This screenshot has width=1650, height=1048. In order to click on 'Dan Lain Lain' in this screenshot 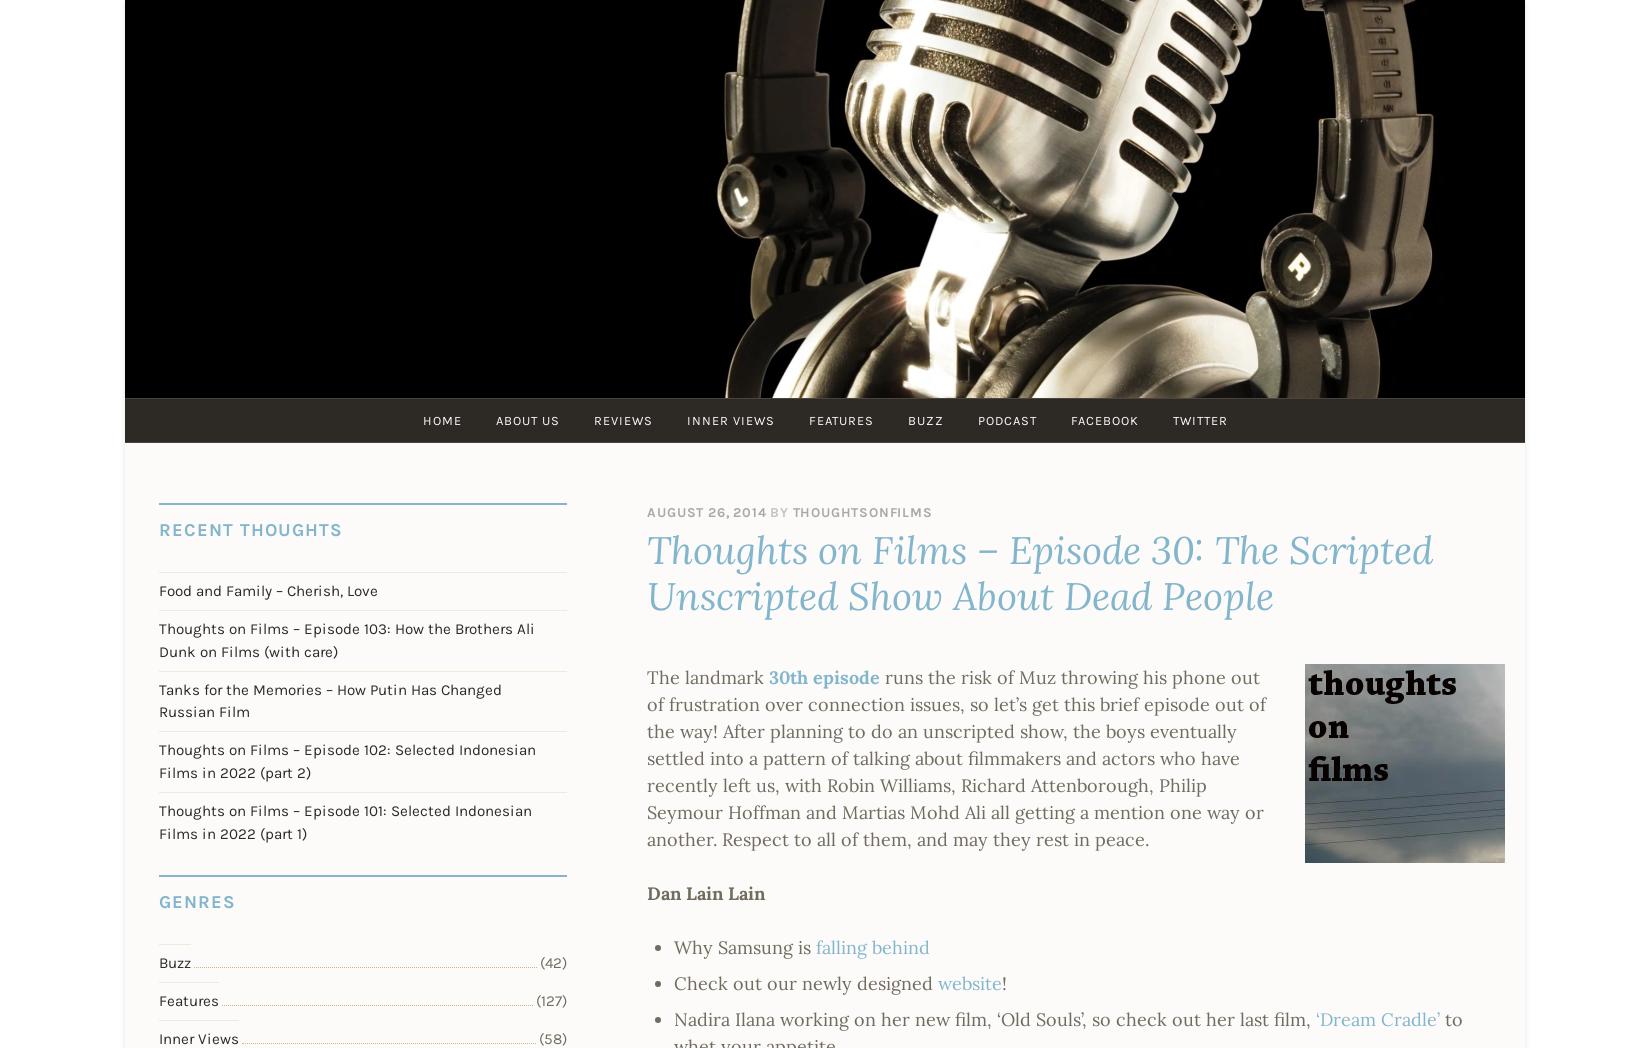, I will do `click(705, 891)`.